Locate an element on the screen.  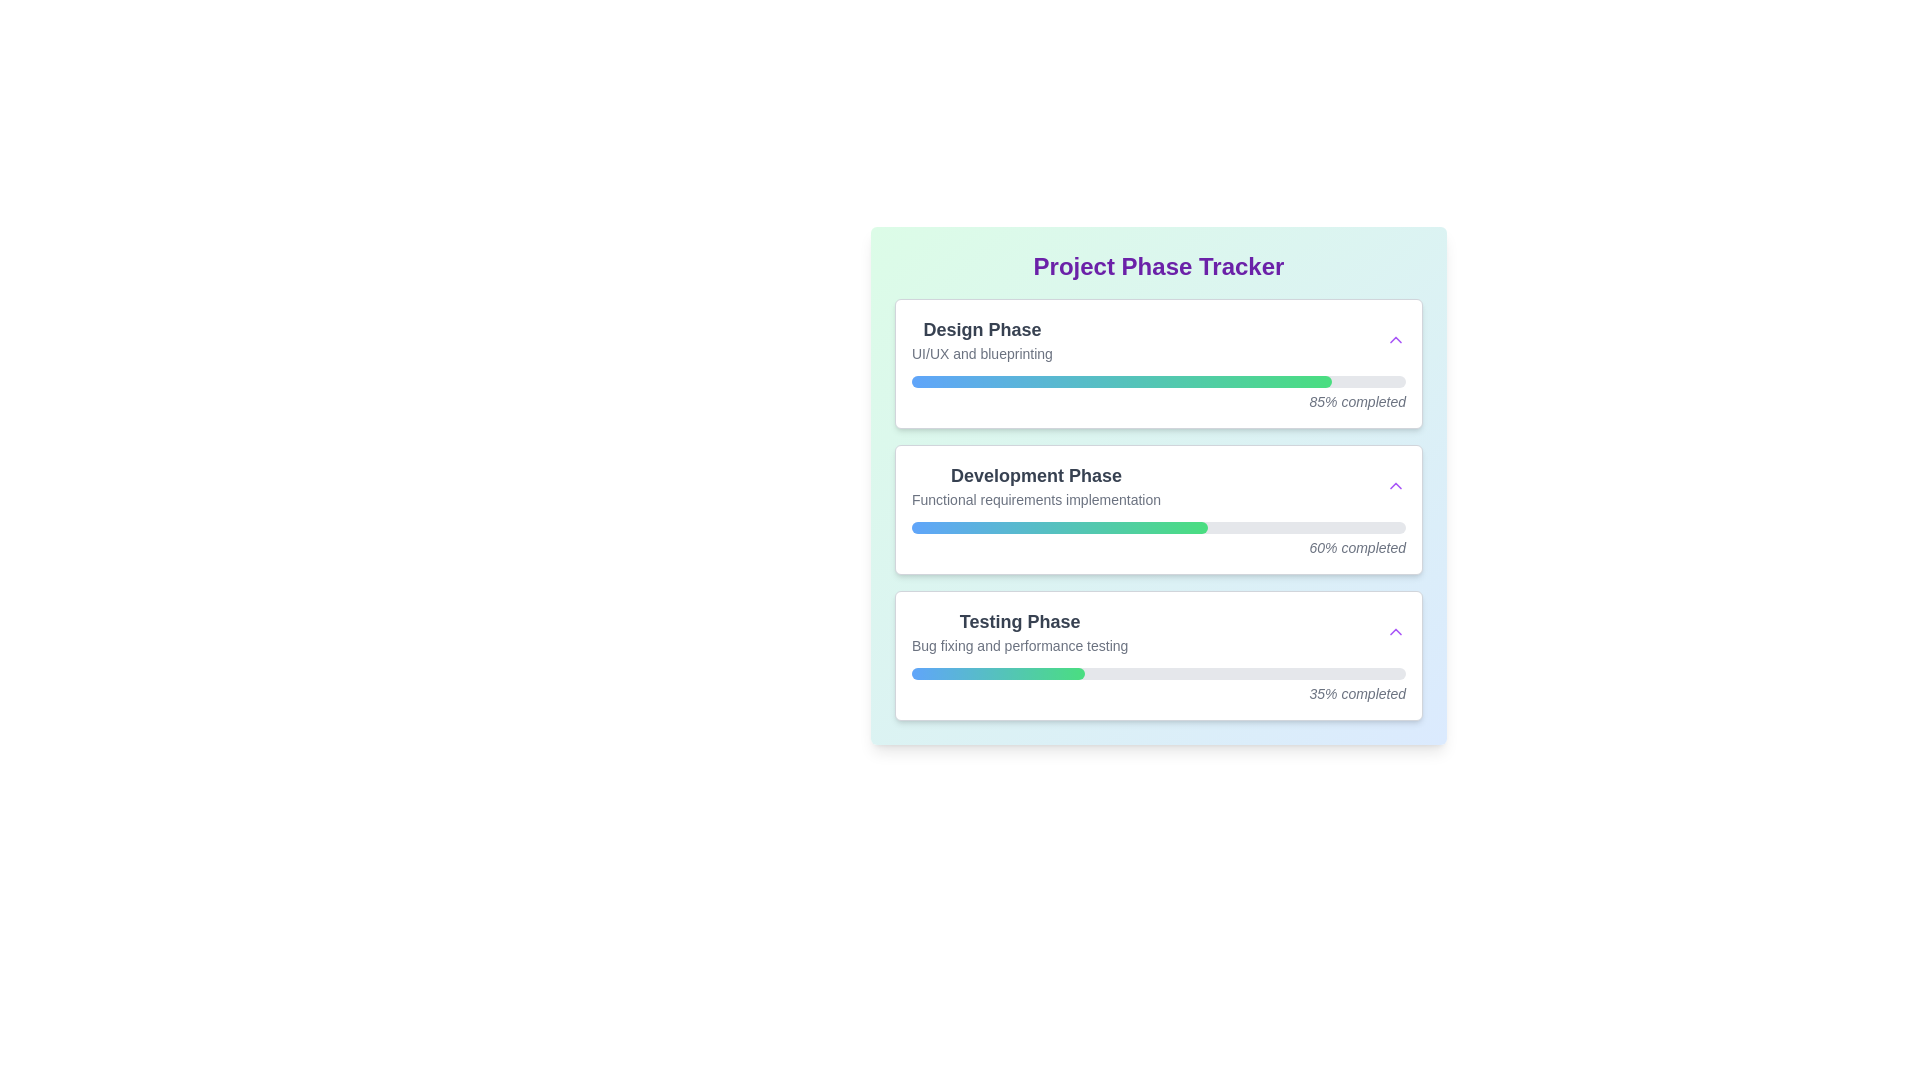
the gradient-filled portion of the horizontal progress bar that visually represents the completion percentage of the 'Development Phase' is located at coordinates (1059, 527).